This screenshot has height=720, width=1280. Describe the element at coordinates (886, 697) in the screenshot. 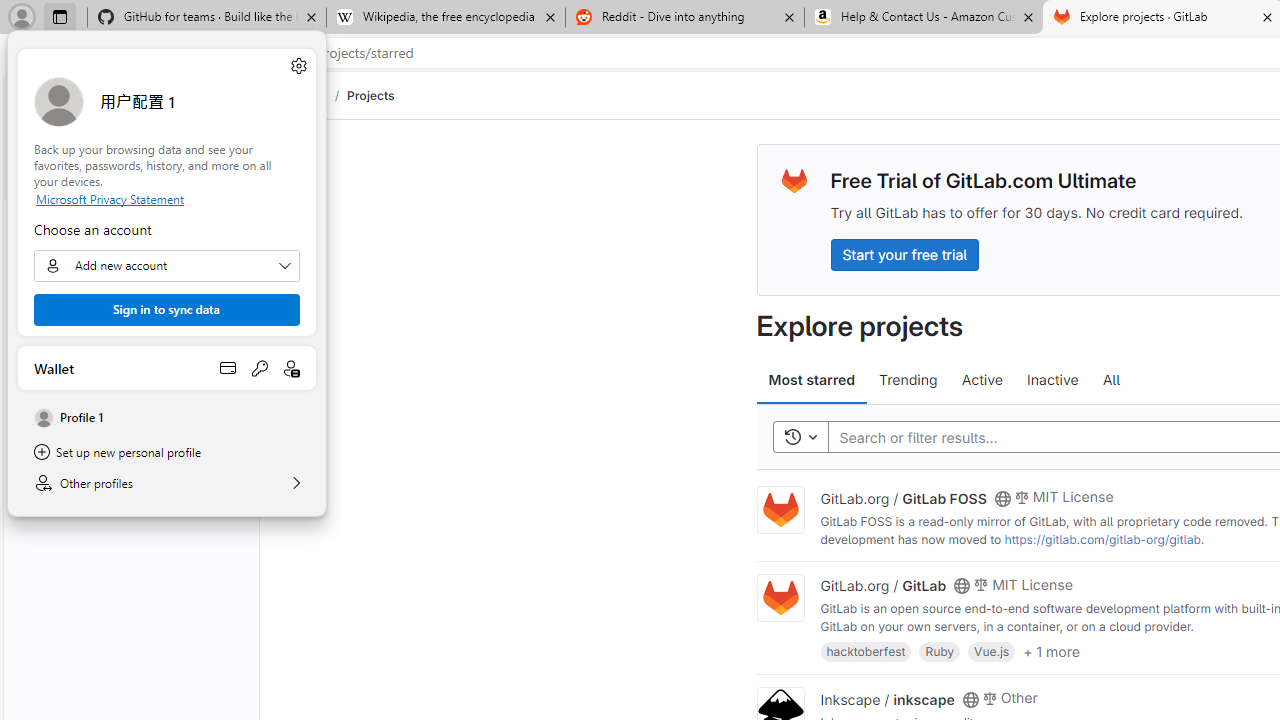

I see `'Inkscape / inkscape'` at that location.